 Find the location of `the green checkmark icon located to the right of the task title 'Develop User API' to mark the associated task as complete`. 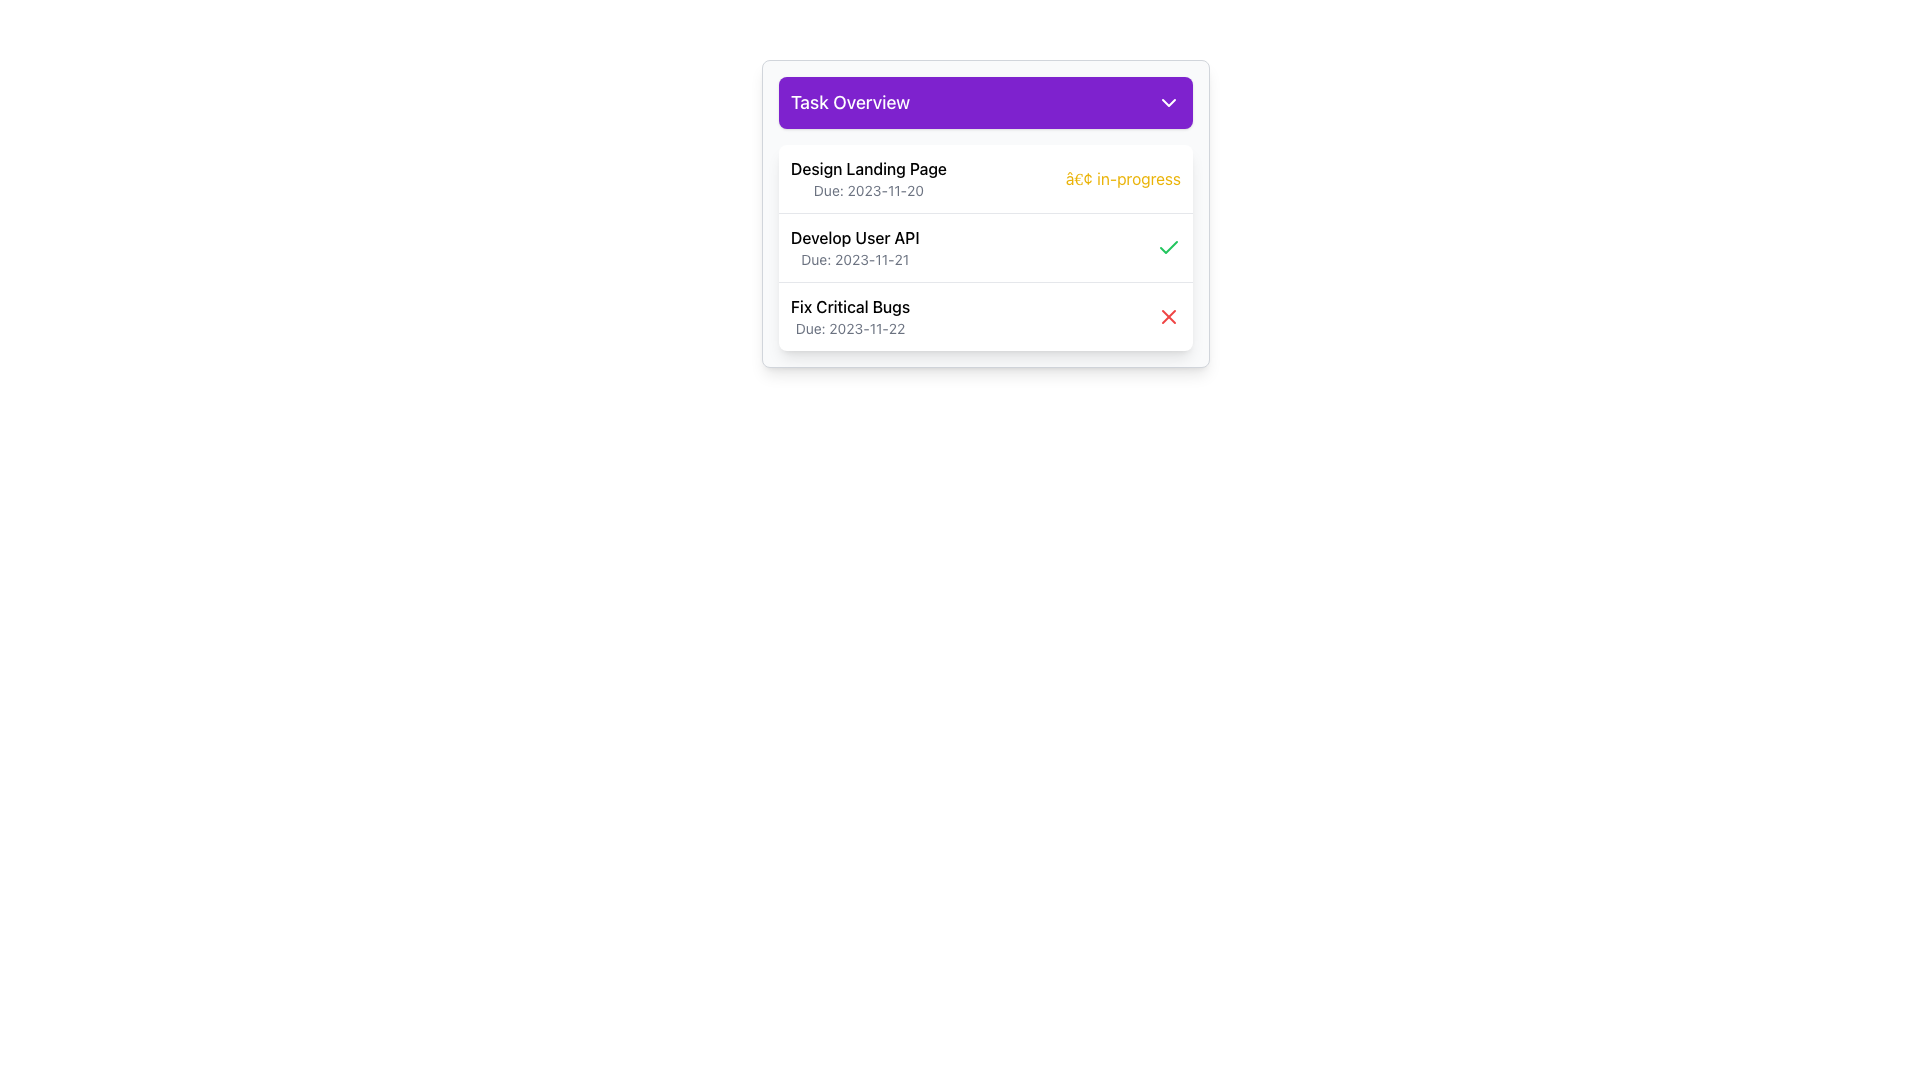

the green checkmark icon located to the right of the task title 'Develop User API' to mark the associated task as complete is located at coordinates (1169, 246).